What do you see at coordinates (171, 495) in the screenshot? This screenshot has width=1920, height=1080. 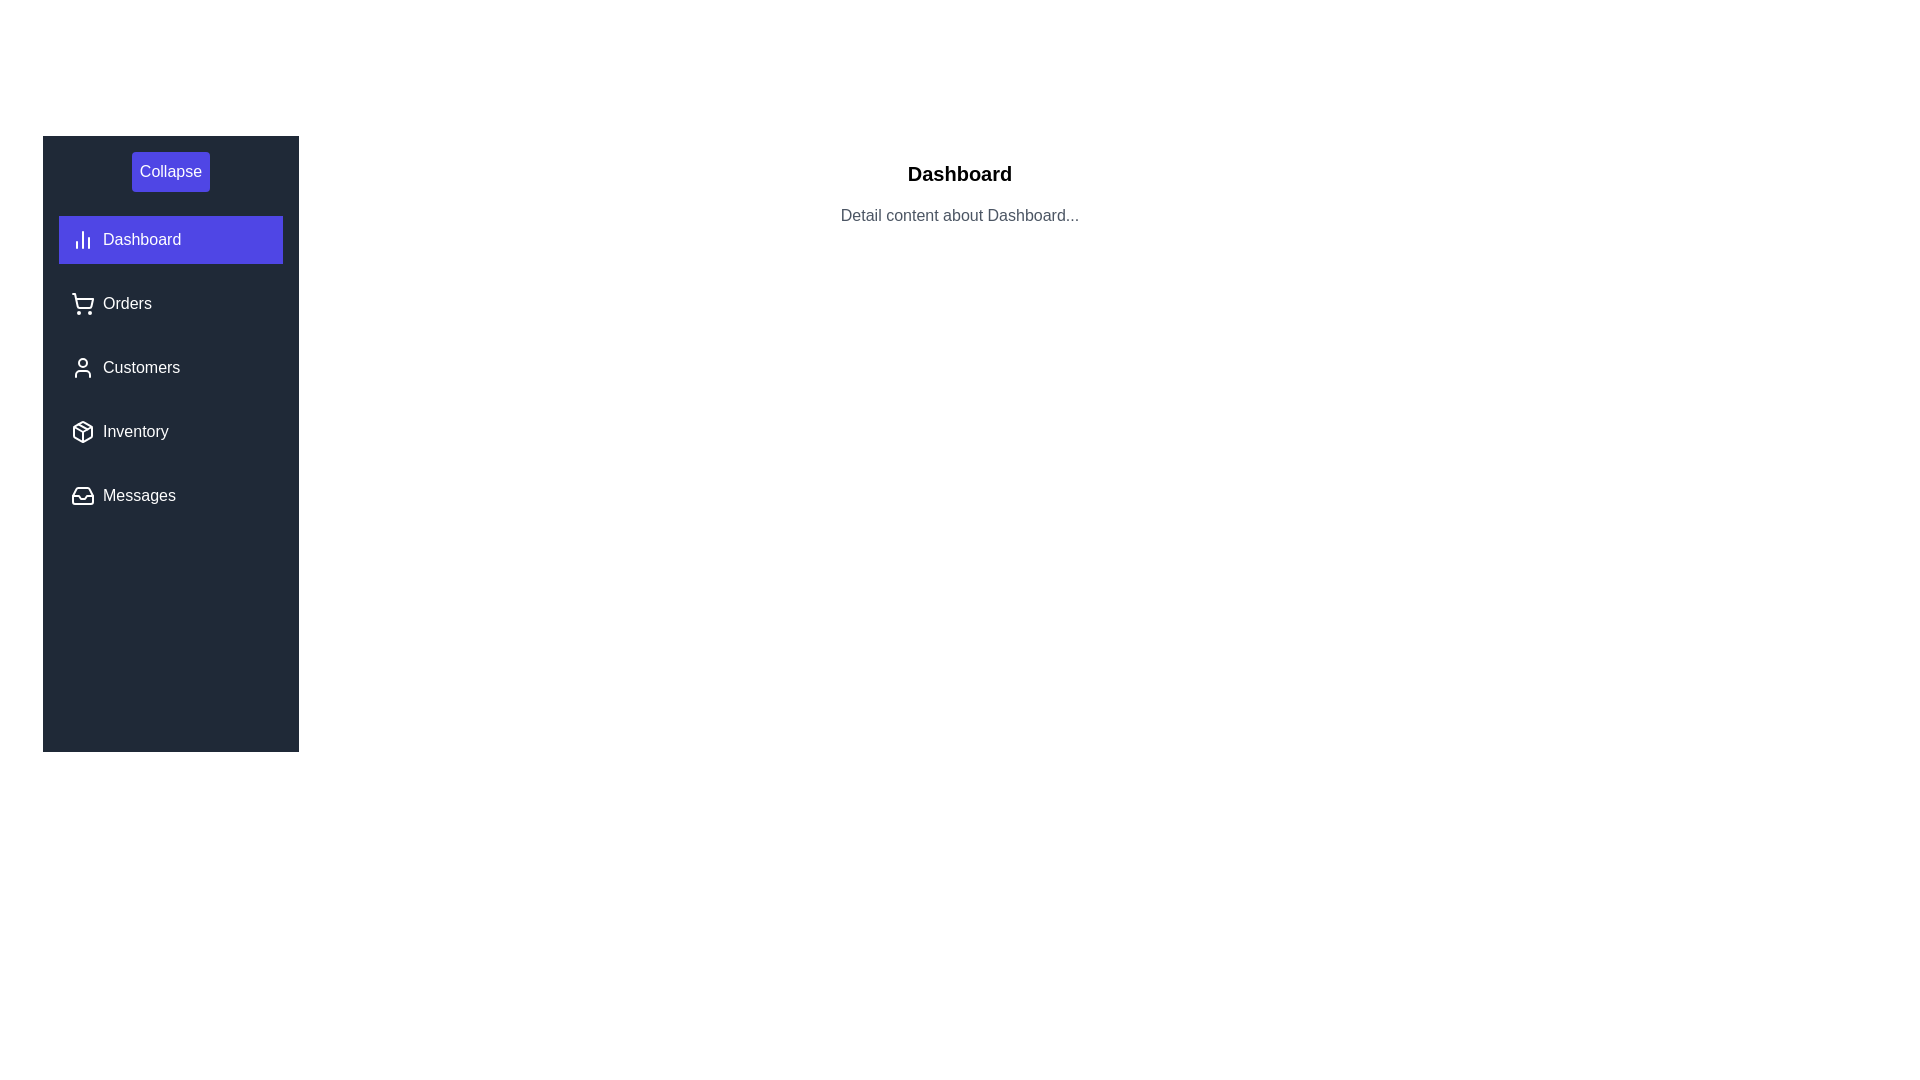 I see `the menu item Messages to view its details` at bounding box center [171, 495].